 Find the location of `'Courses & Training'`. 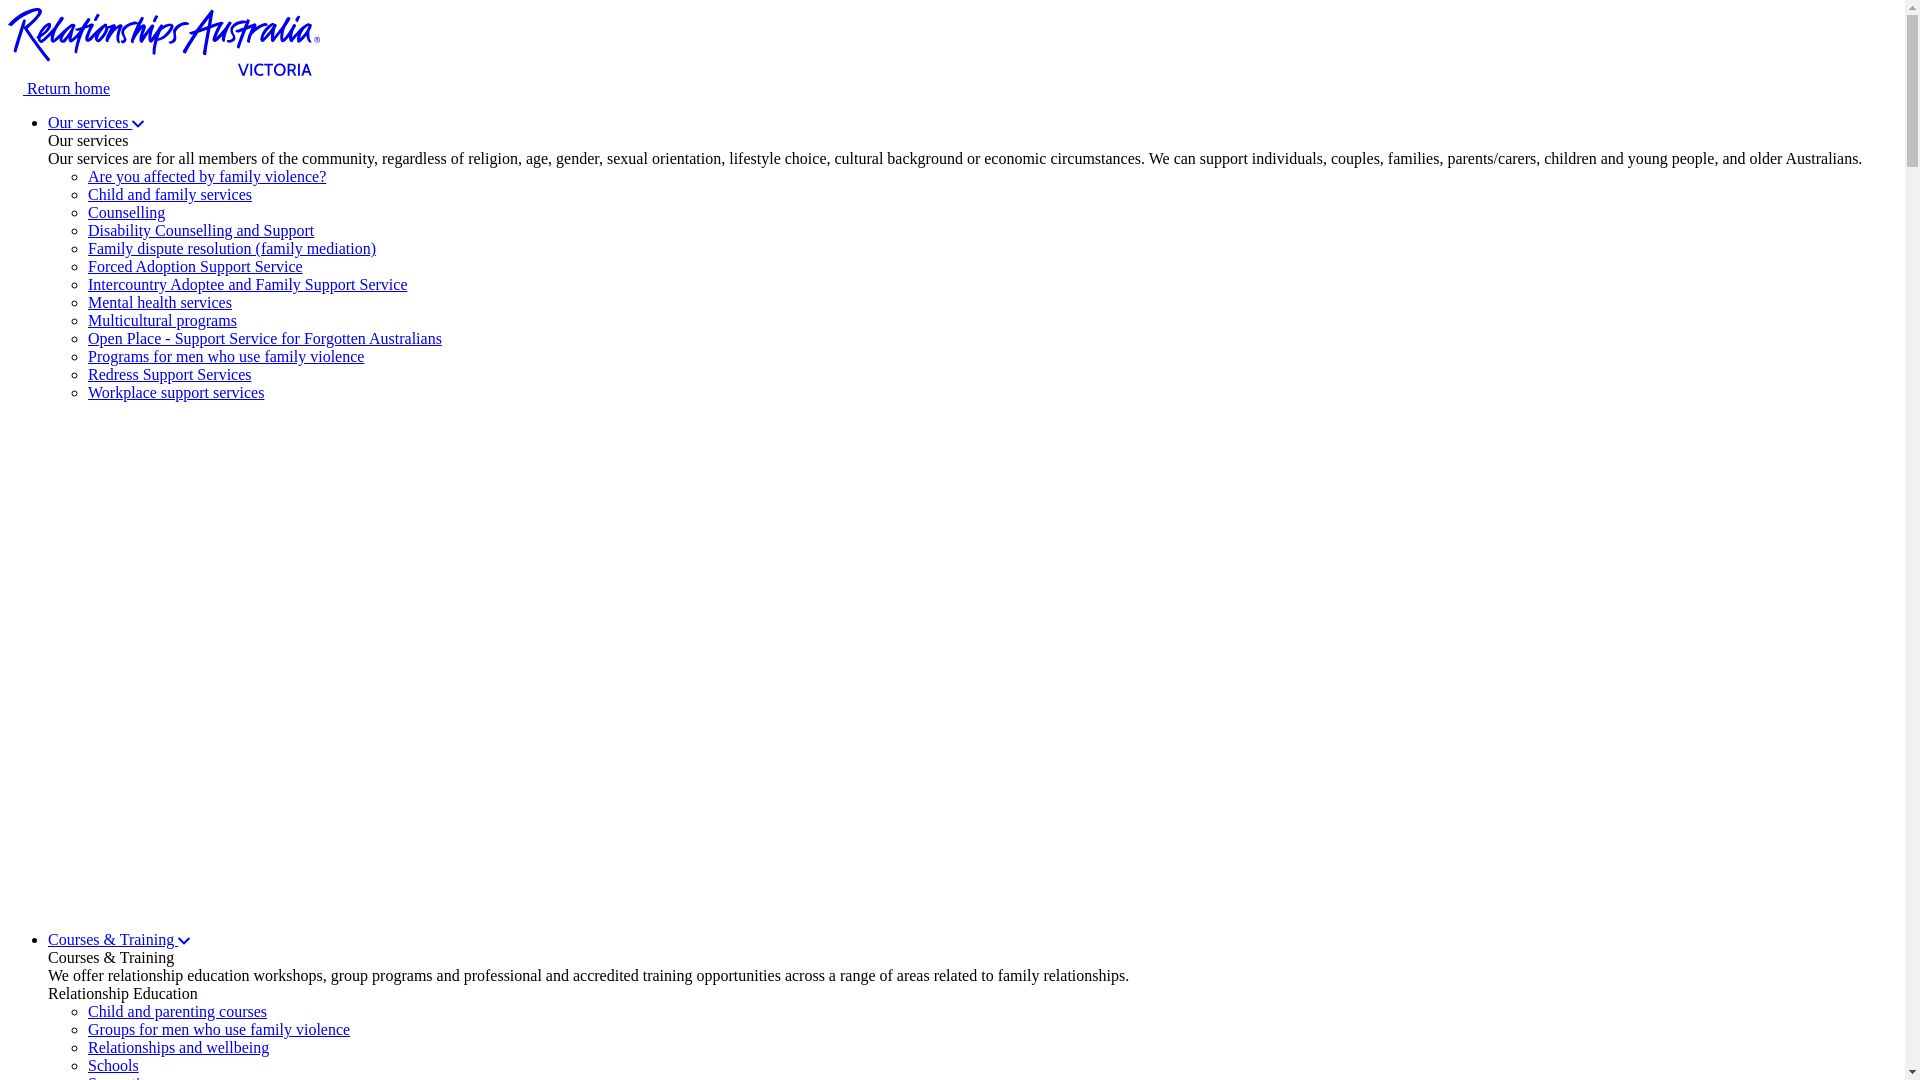

'Courses & Training' is located at coordinates (118, 939).